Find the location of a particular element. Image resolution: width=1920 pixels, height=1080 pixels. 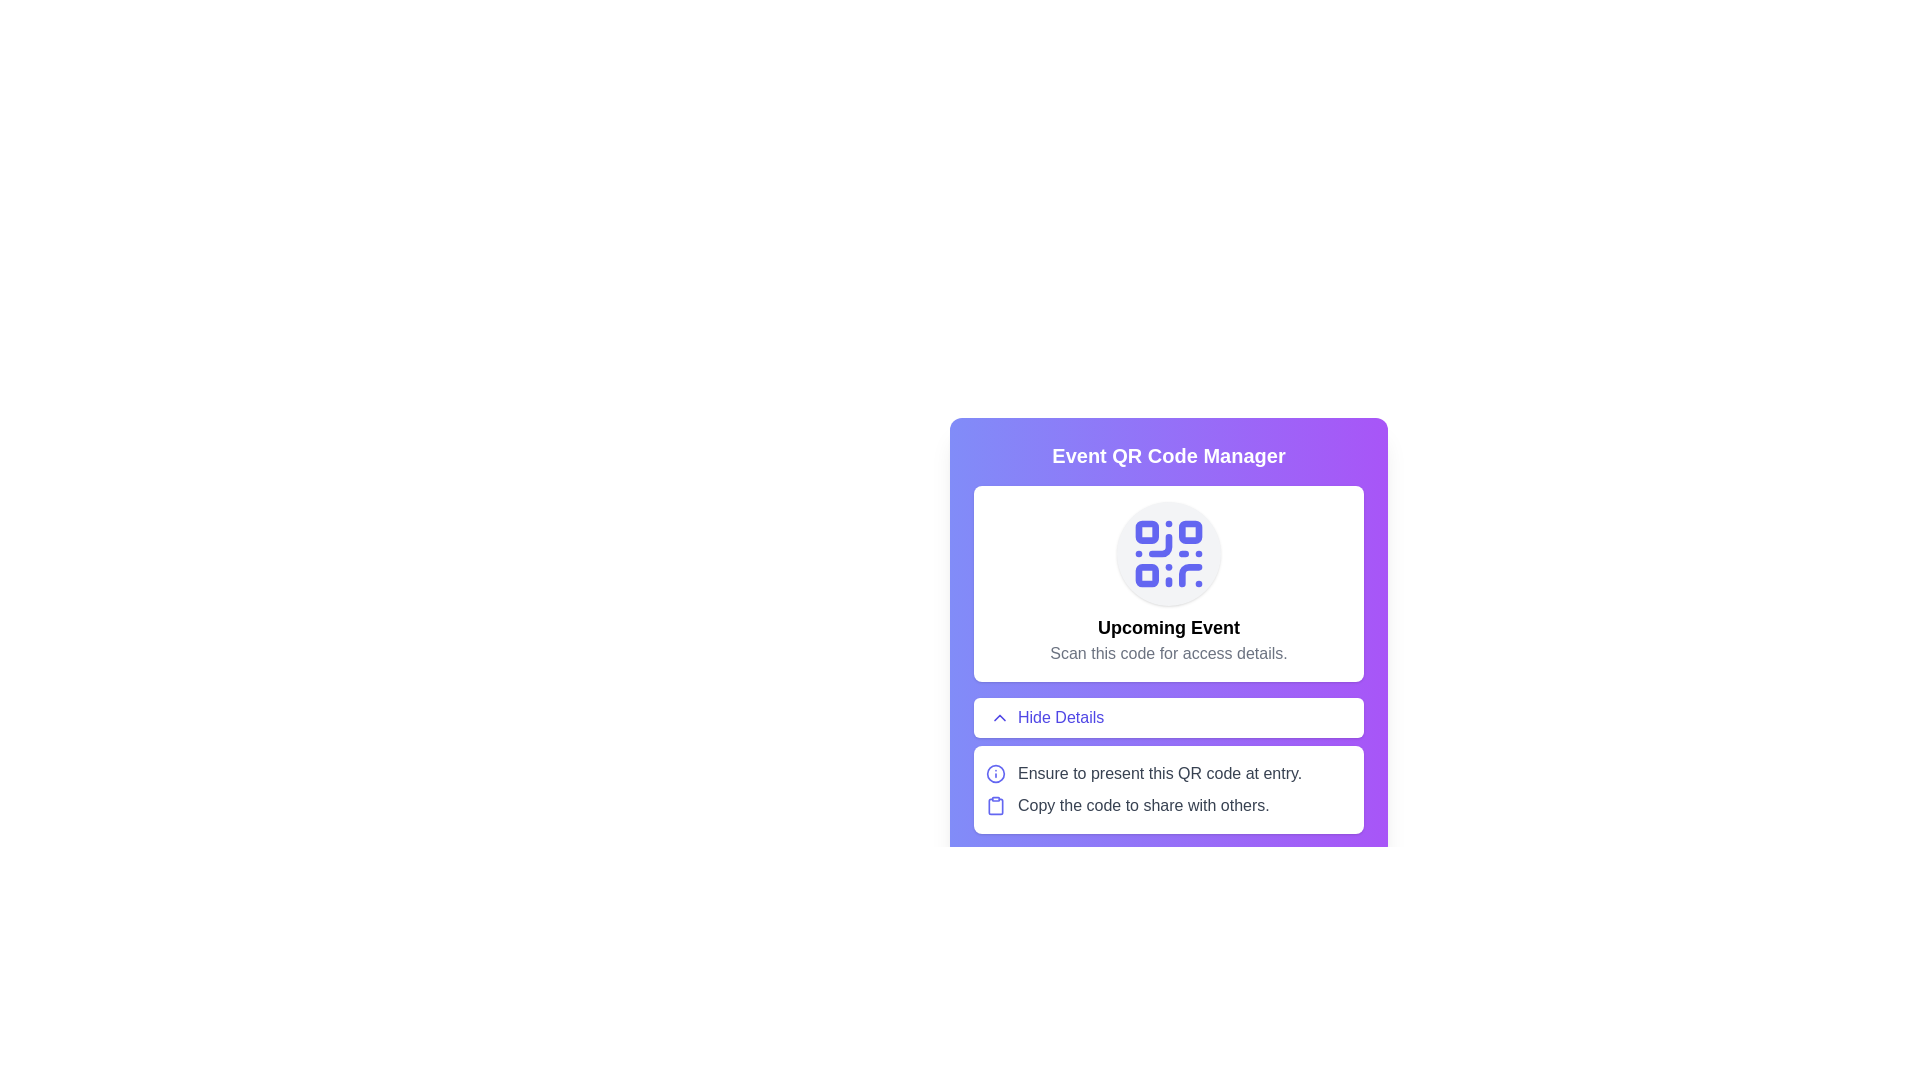

the purple QR code icon displayed within a circular, light gray background, which is centered beneath the title 'Event QR Code Manager' and above the subtitle 'Upcoming Event' is located at coordinates (1169, 554).